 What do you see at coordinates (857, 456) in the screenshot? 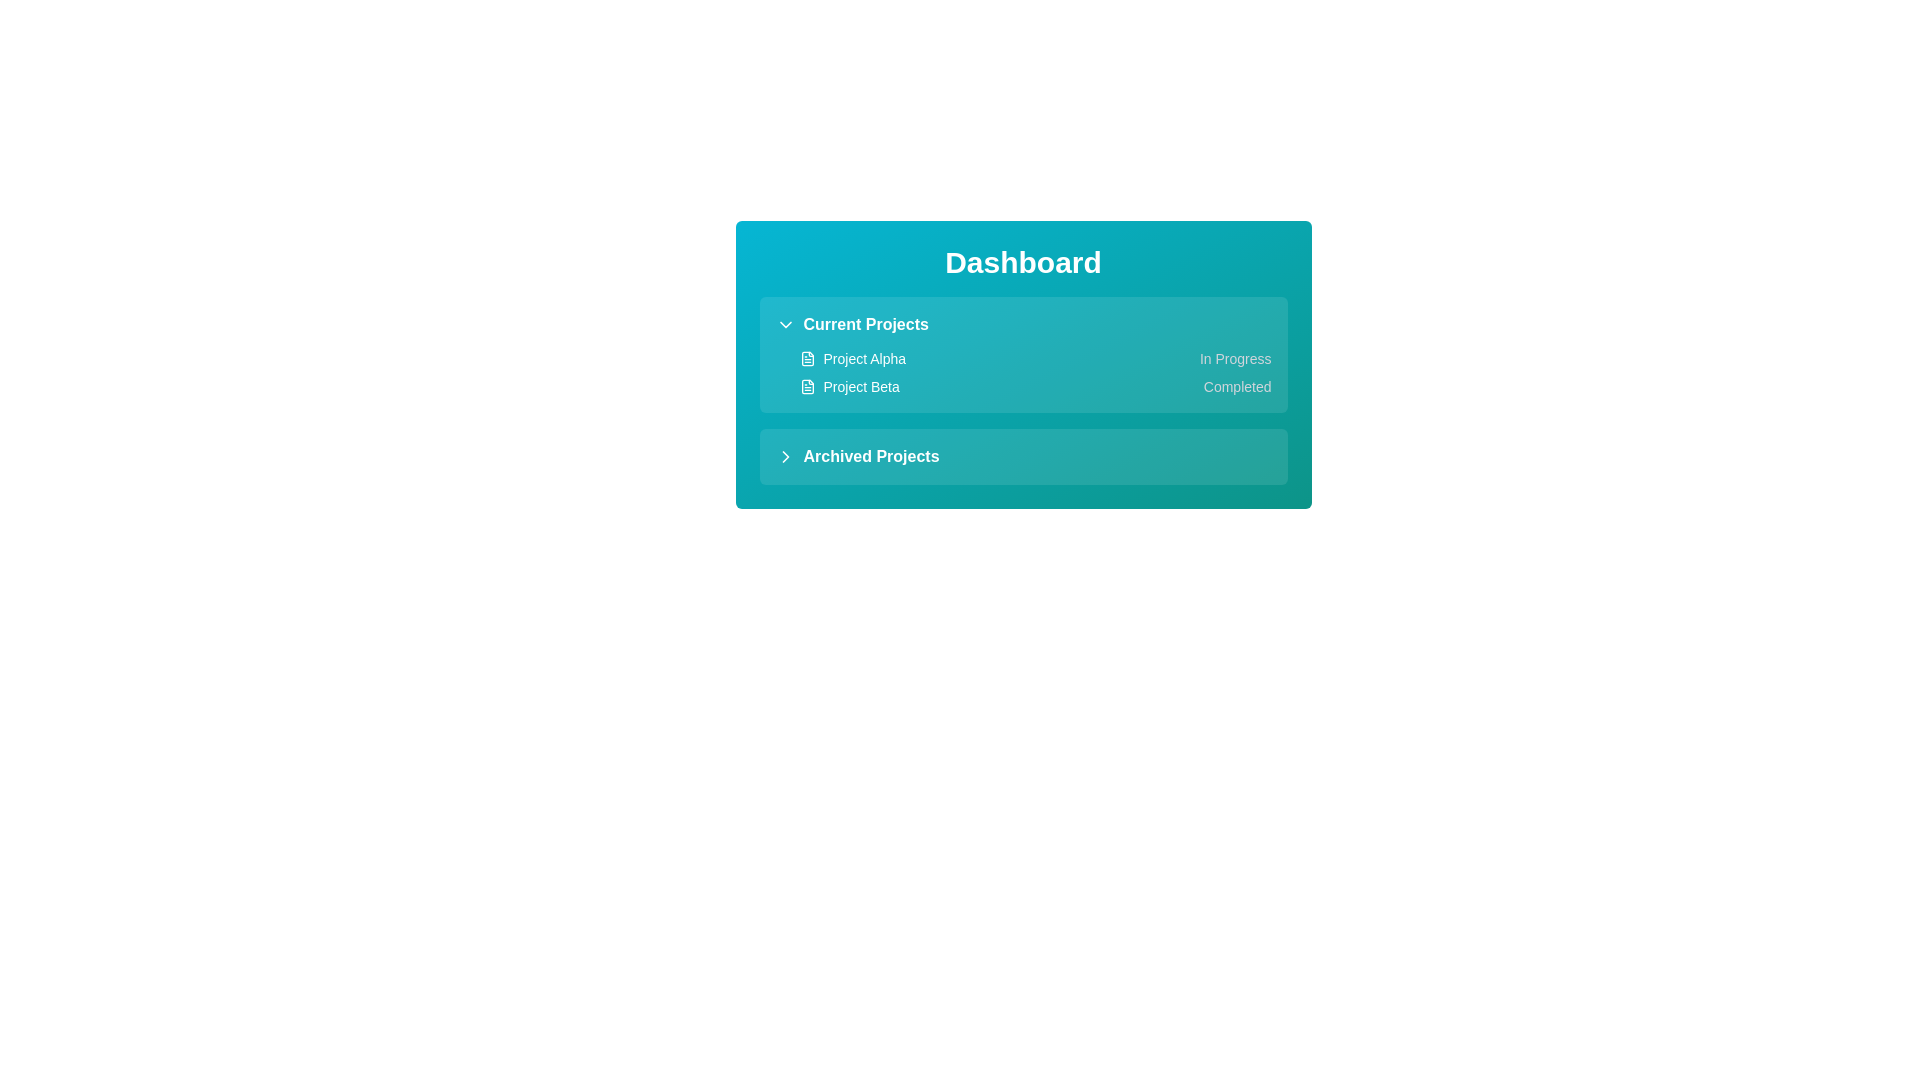
I see `the 'Archived Projects' button` at bounding box center [857, 456].